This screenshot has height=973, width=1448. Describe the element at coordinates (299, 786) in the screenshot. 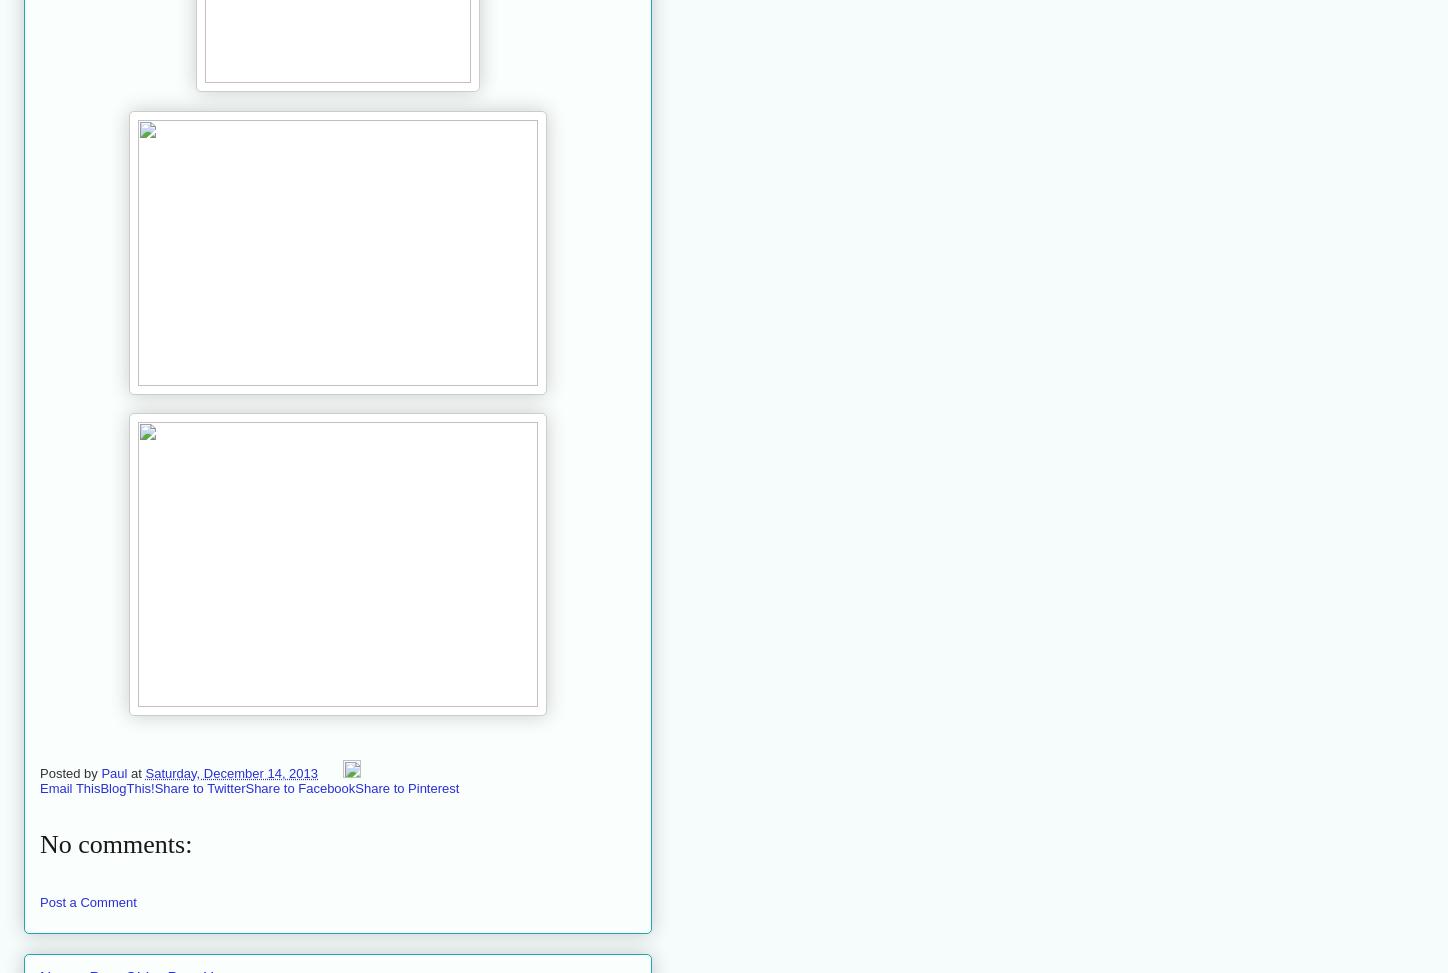

I see `'Share to Facebook'` at that location.